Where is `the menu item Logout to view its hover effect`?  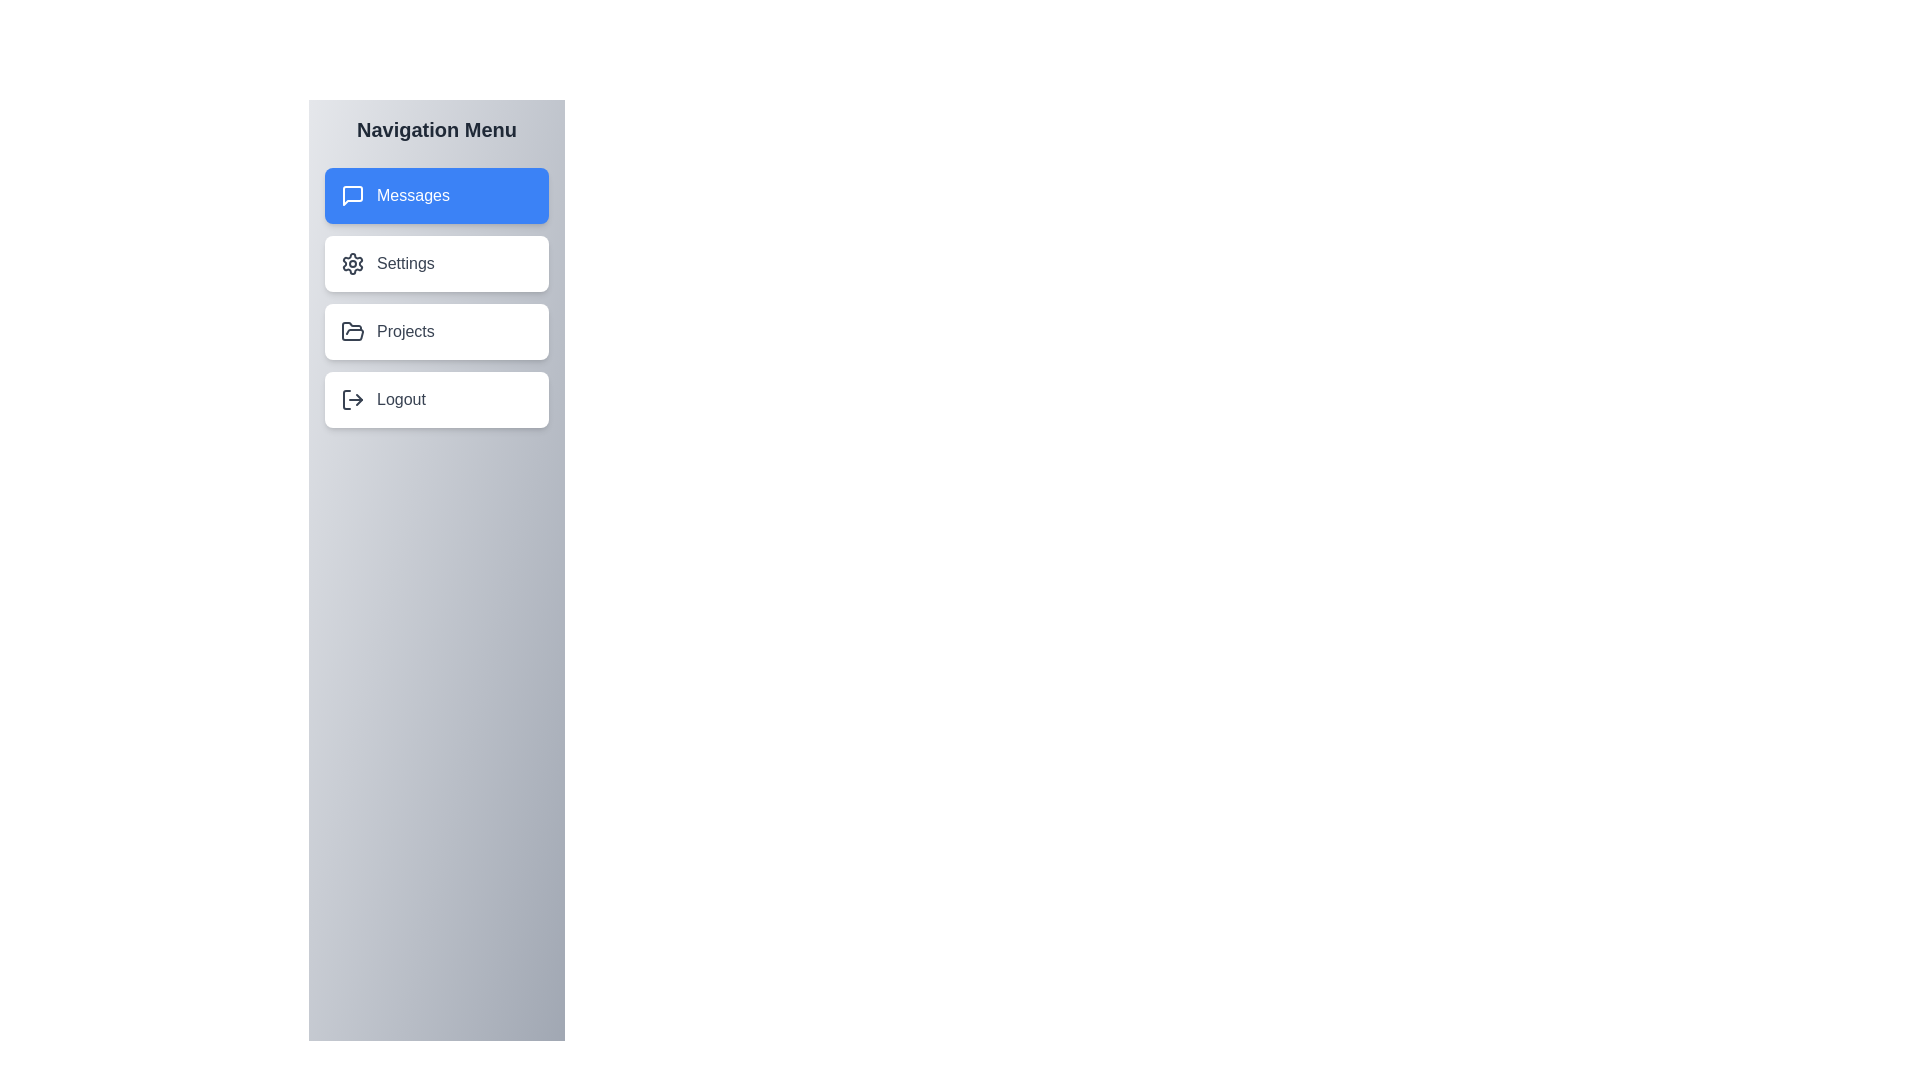 the menu item Logout to view its hover effect is located at coordinates (435, 400).